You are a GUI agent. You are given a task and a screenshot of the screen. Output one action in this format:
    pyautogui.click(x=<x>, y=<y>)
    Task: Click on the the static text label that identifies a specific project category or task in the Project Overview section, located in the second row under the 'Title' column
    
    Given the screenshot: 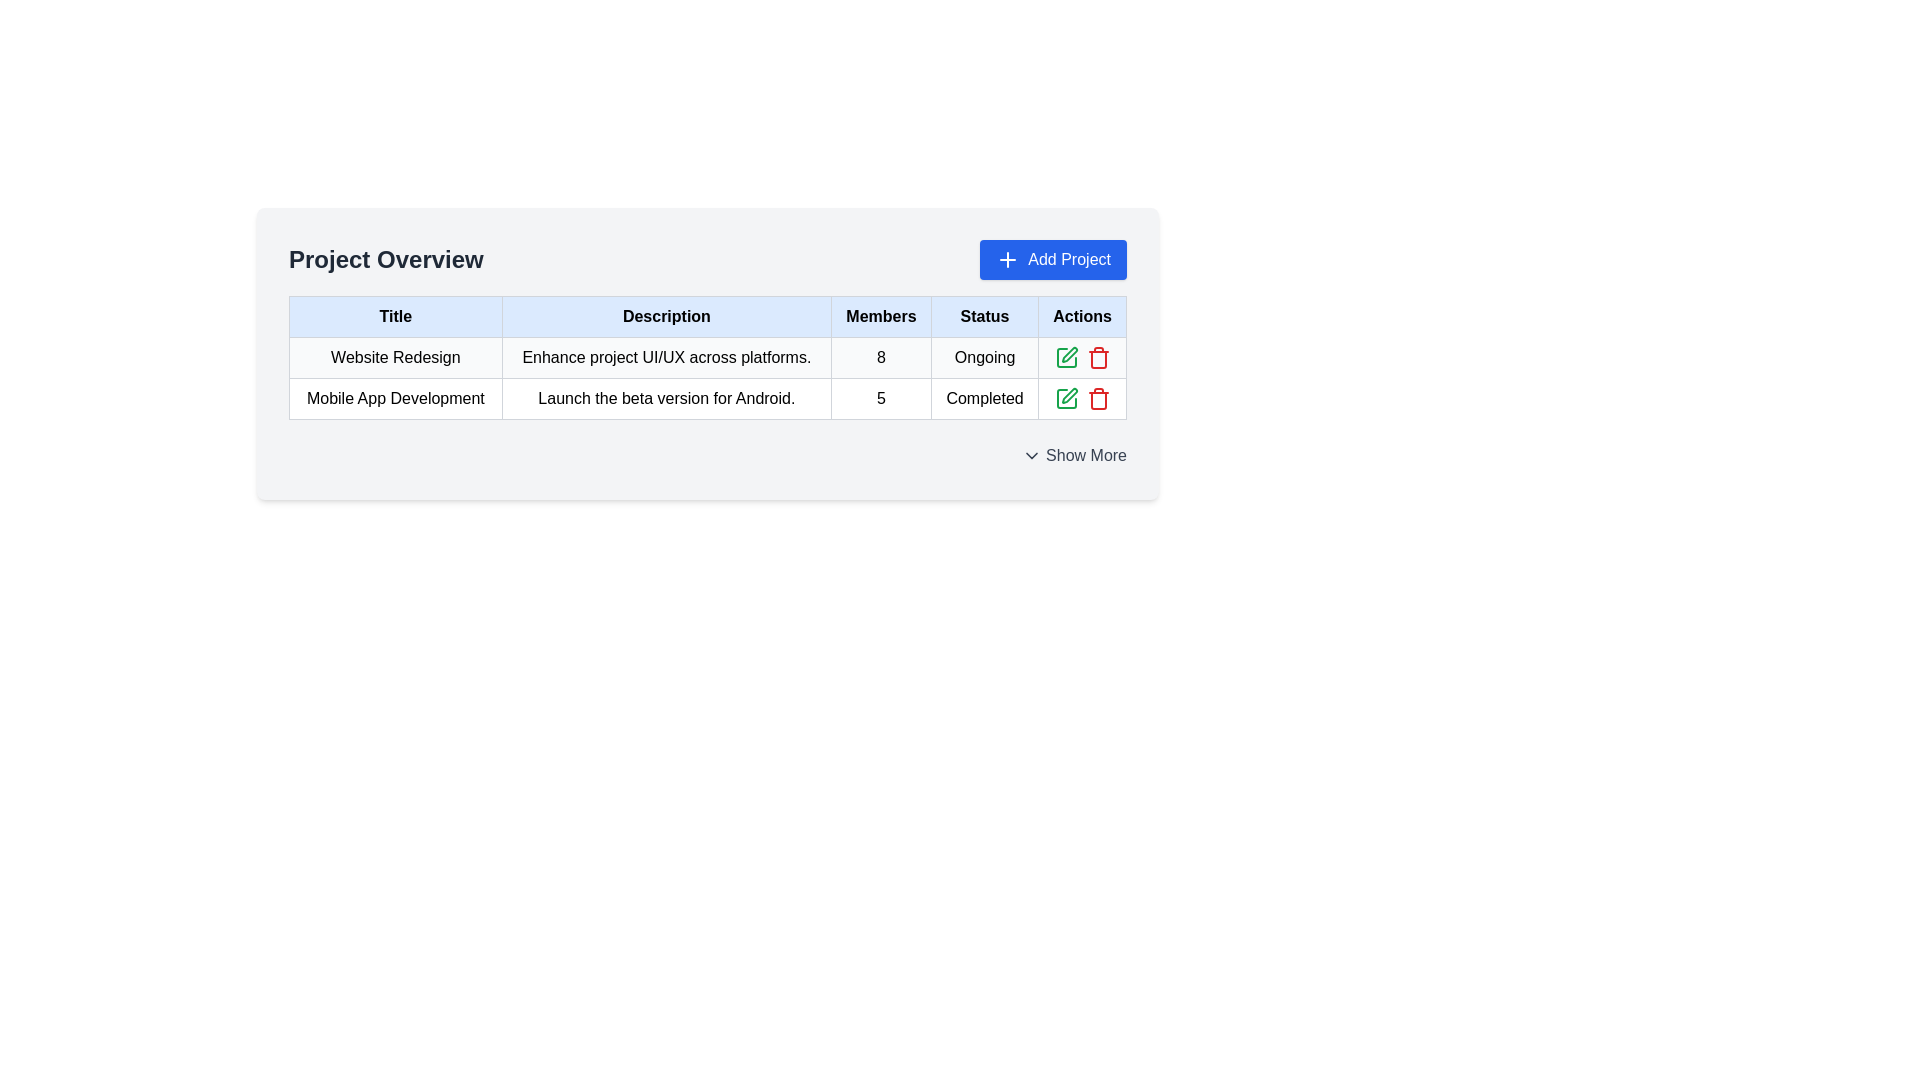 What is the action you would take?
    pyautogui.click(x=395, y=398)
    